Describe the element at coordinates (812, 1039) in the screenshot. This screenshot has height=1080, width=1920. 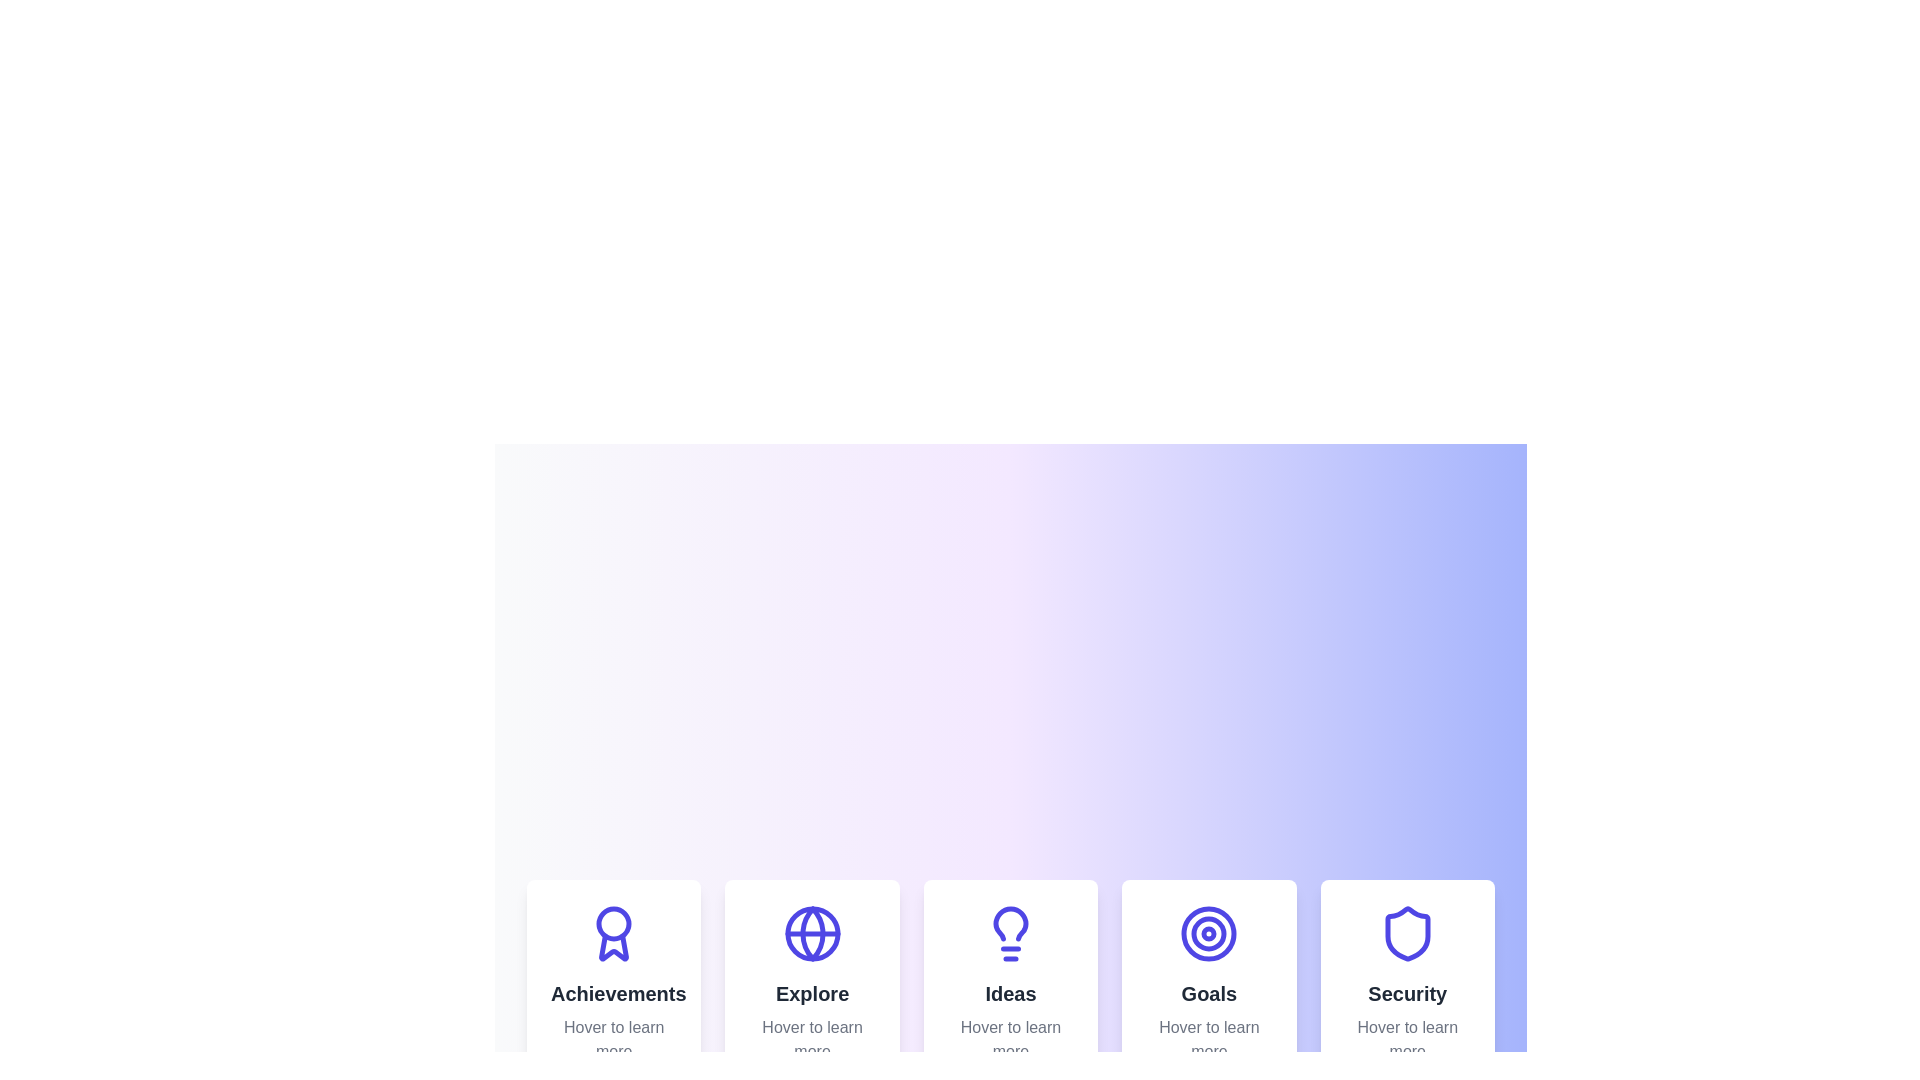
I see `the text element displaying 'Hover to learn more,' which is centrally aligned in a white card beneath the text 'Explore.'` at that location.